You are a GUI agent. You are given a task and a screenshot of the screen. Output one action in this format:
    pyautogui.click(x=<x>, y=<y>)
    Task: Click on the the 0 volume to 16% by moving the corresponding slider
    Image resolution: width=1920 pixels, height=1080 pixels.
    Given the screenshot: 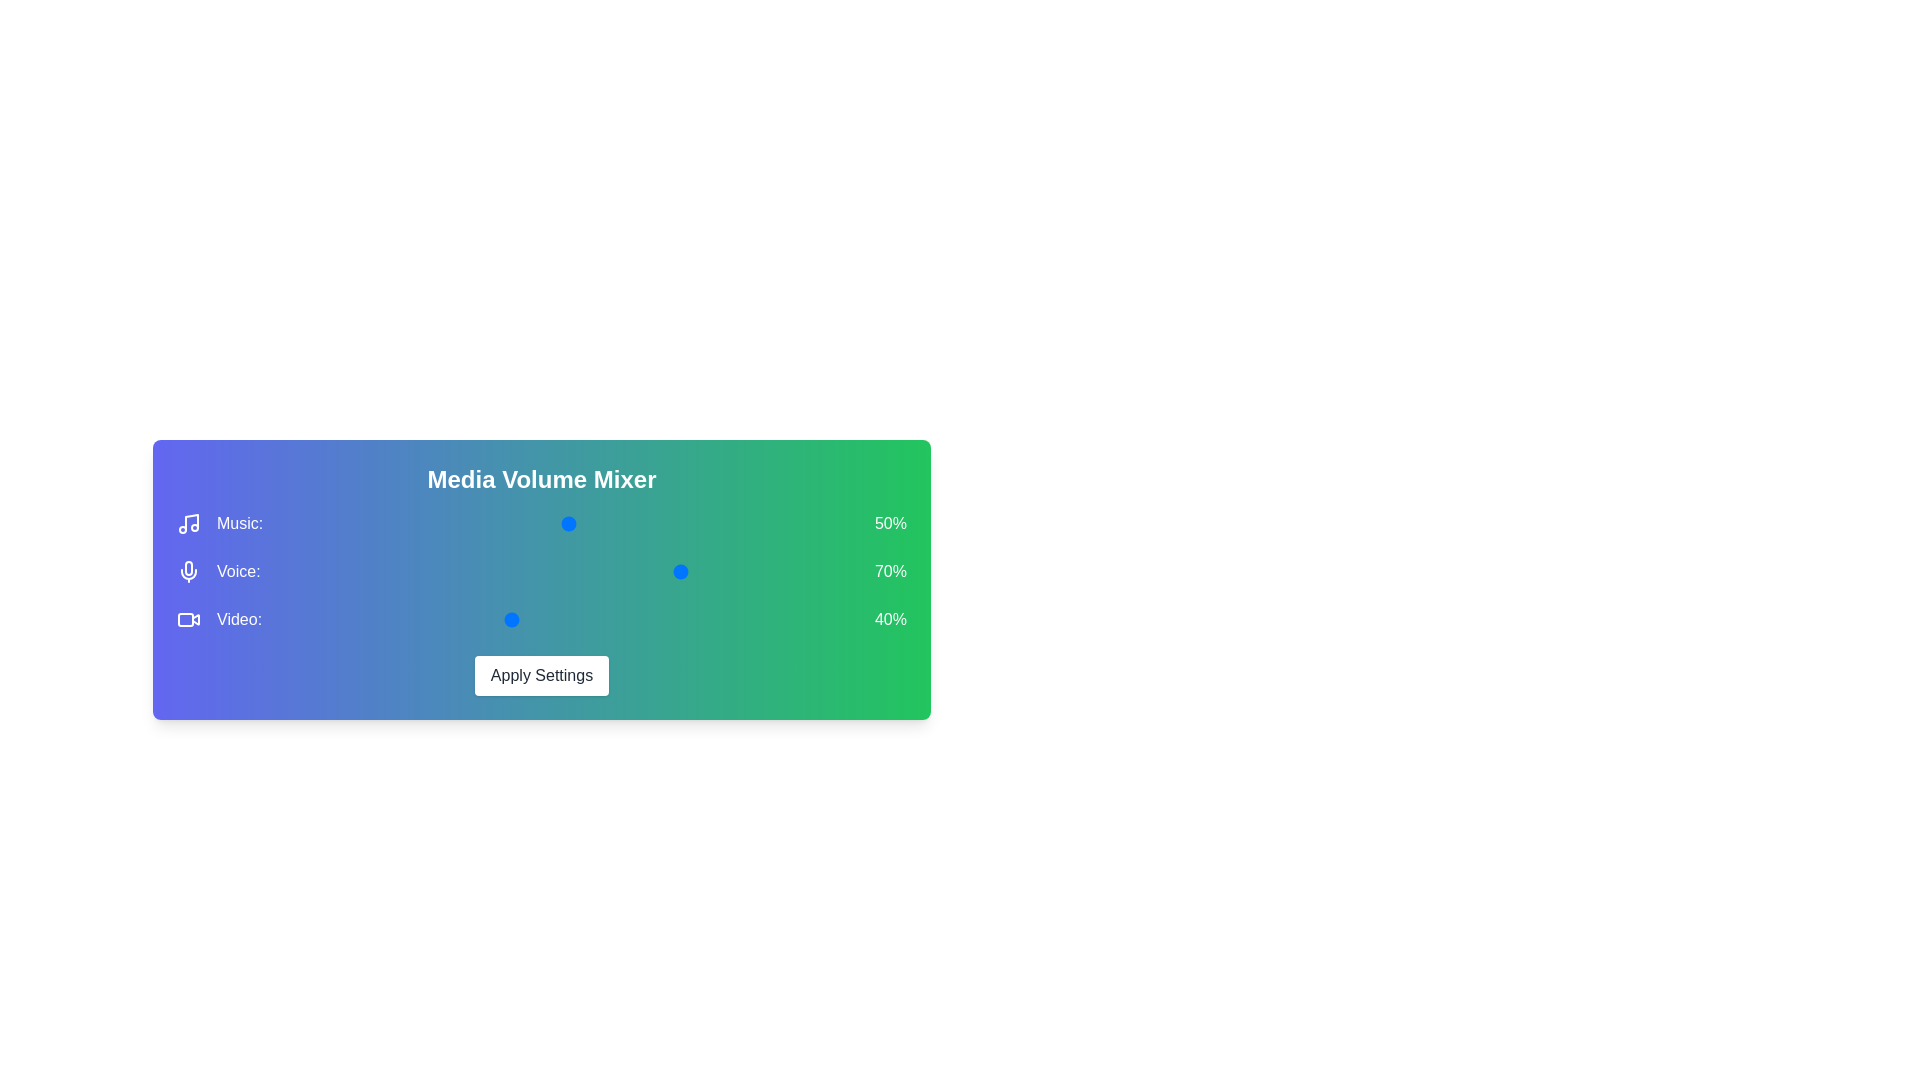 What is the action you would take?
    pyautogui.click(x=614, y=523)
    